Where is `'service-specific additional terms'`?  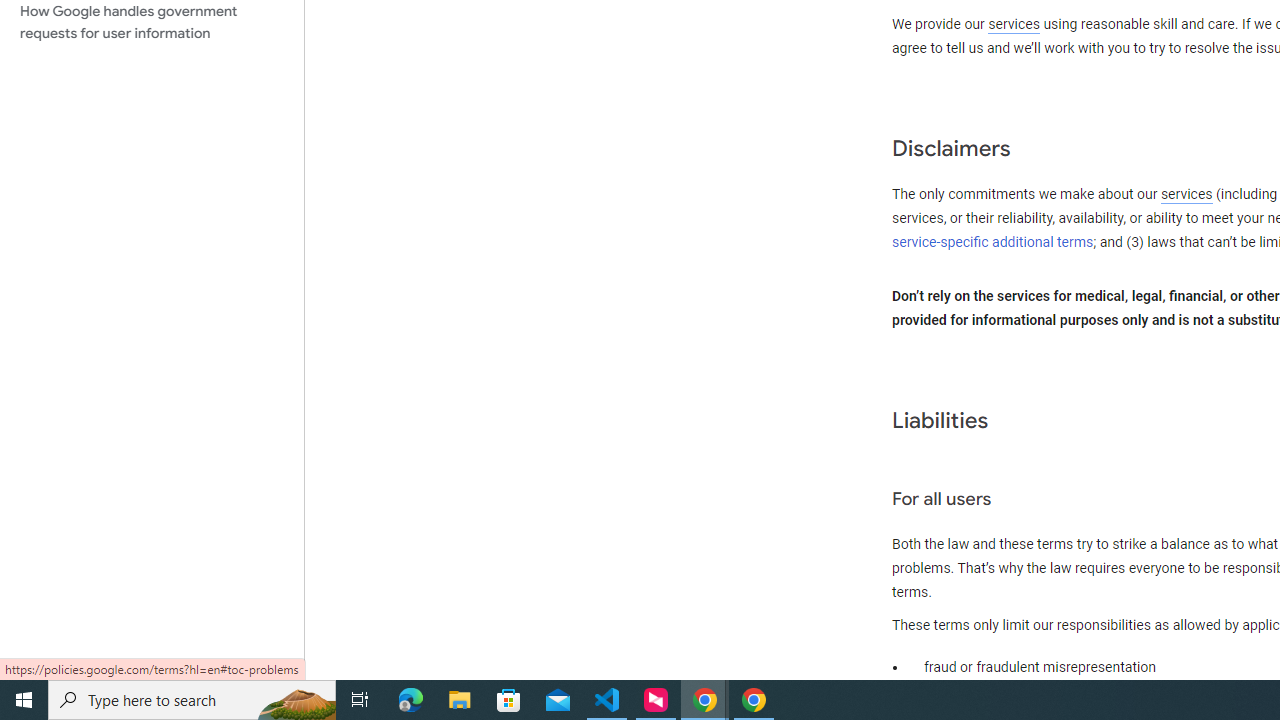
'service-specific additional terms' is located at coordinates (993, 241).